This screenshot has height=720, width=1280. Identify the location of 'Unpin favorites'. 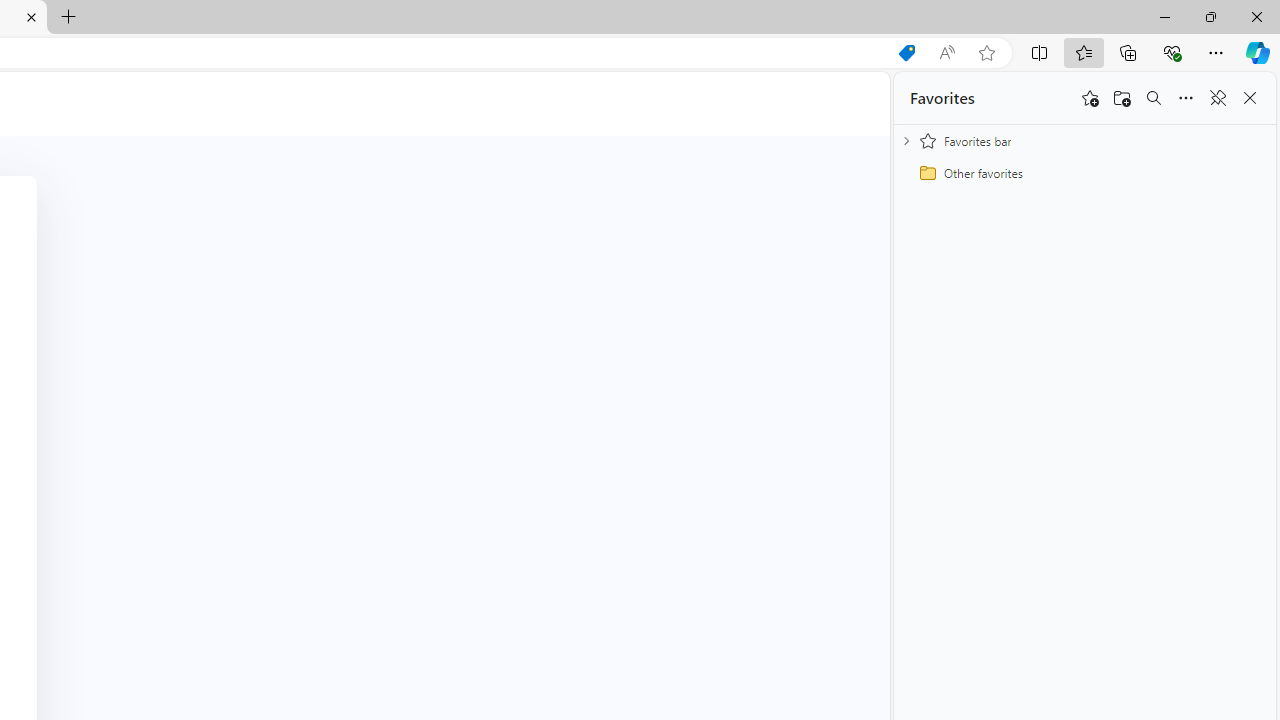
(1216, 98).